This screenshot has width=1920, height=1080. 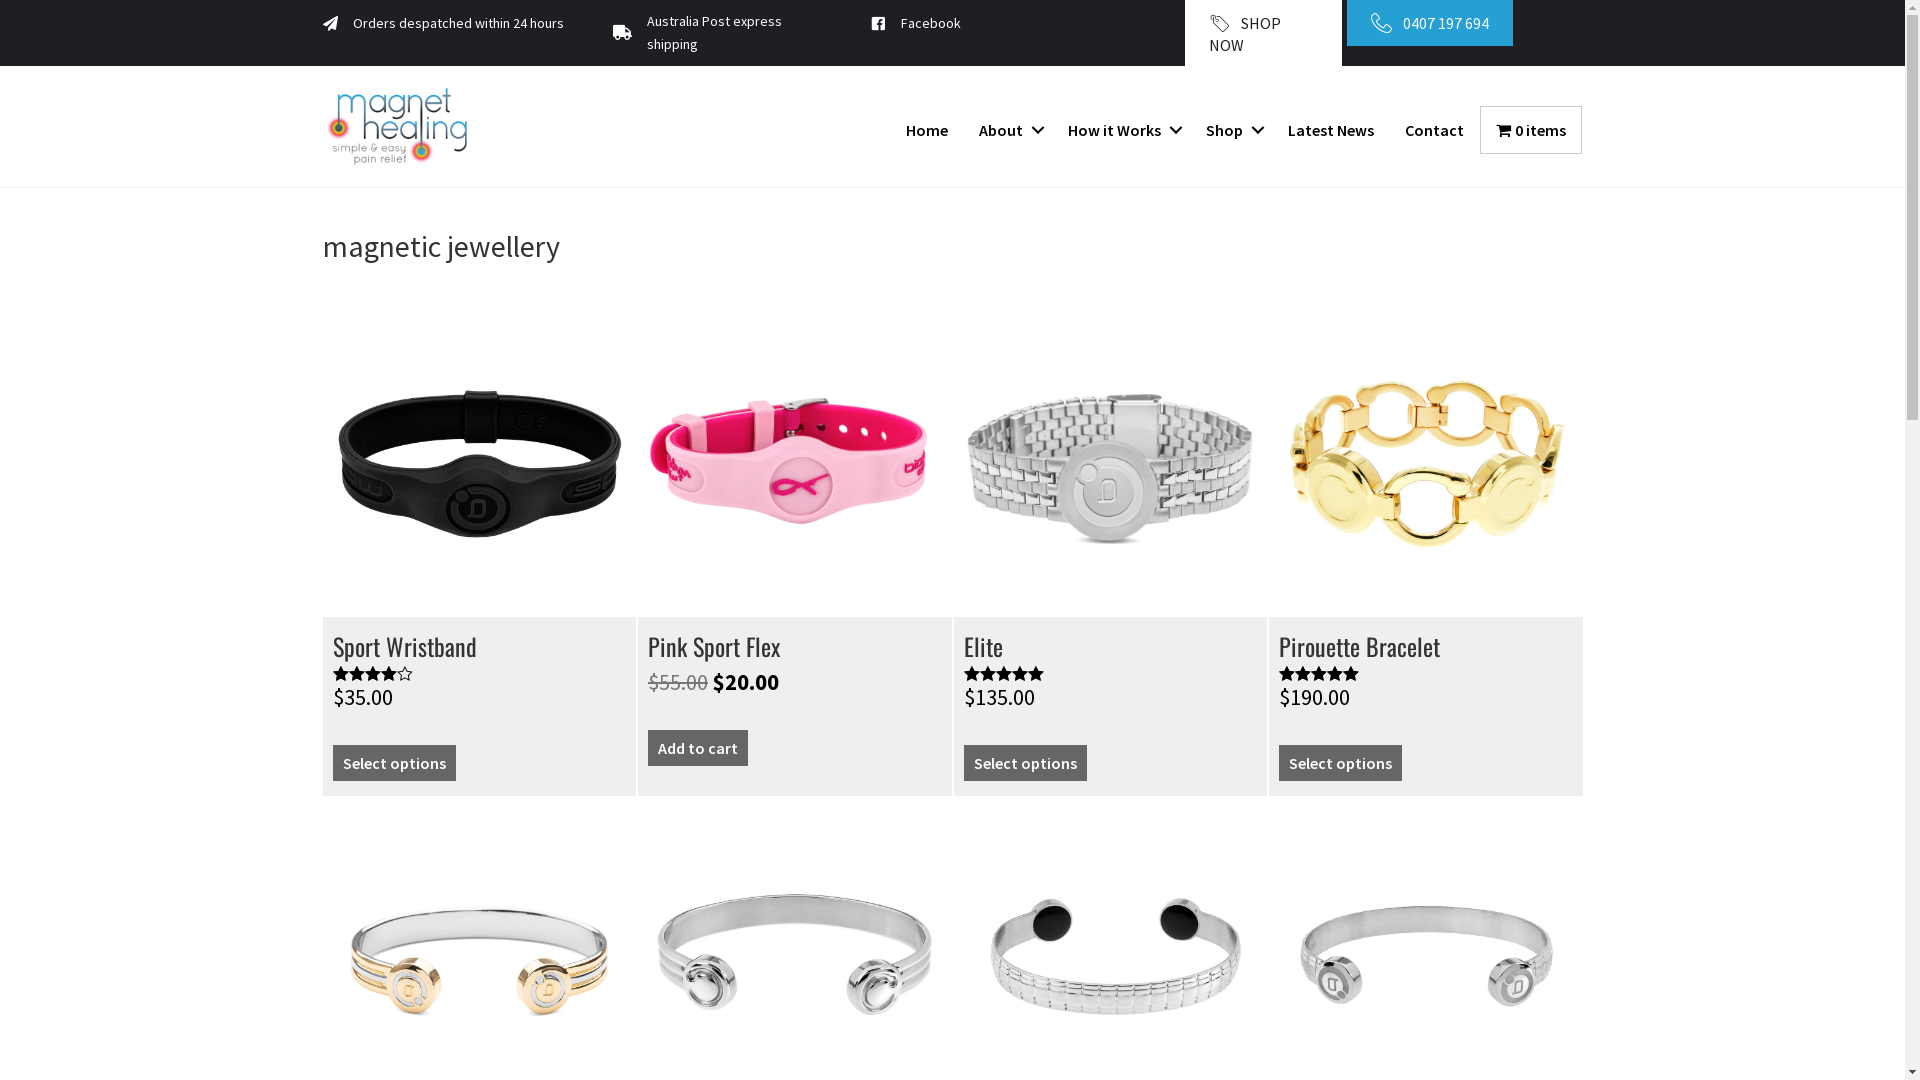 What do you see at coordinates (1261, 33) in the screenshot?
I see `'SHOP NOW'` at bounding box center [1261, 33].